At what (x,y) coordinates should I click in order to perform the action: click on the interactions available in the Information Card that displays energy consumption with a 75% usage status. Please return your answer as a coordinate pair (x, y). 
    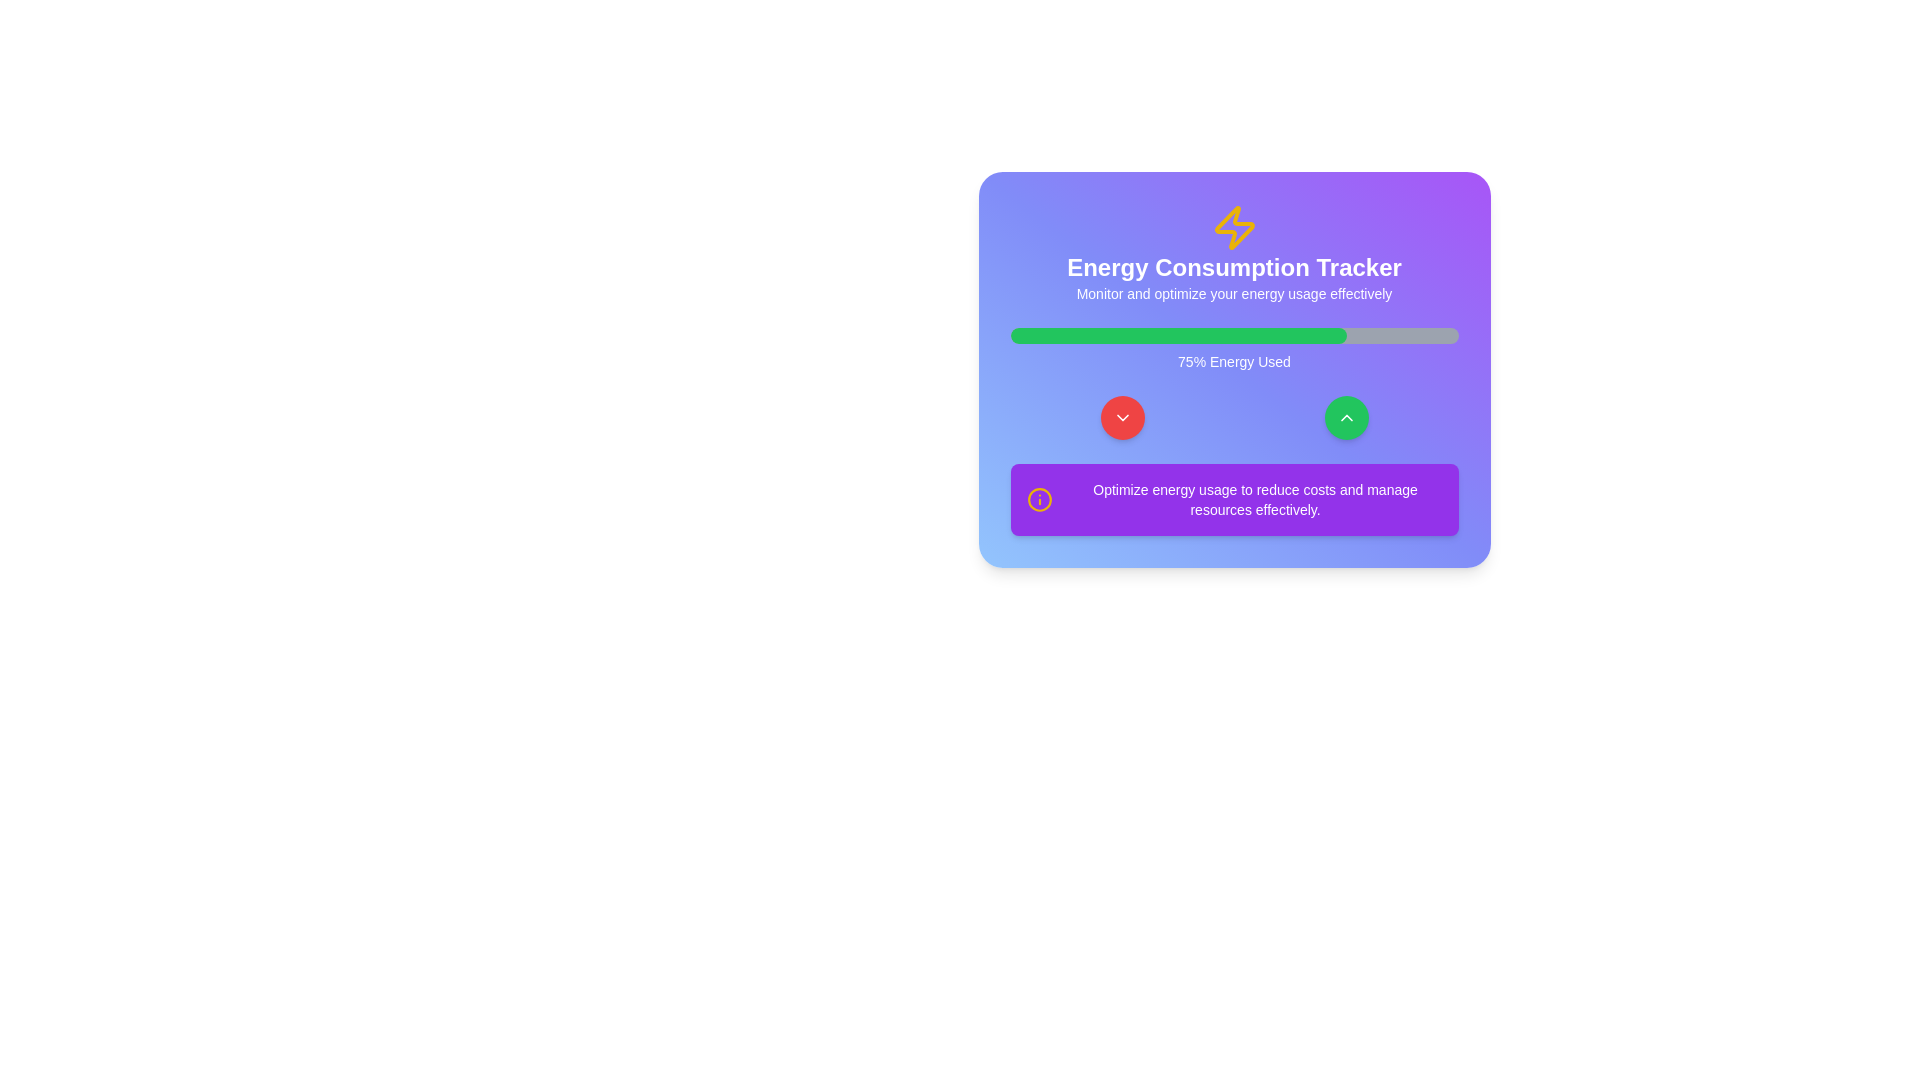
    Looking at the image, I should click on (1233, 370).